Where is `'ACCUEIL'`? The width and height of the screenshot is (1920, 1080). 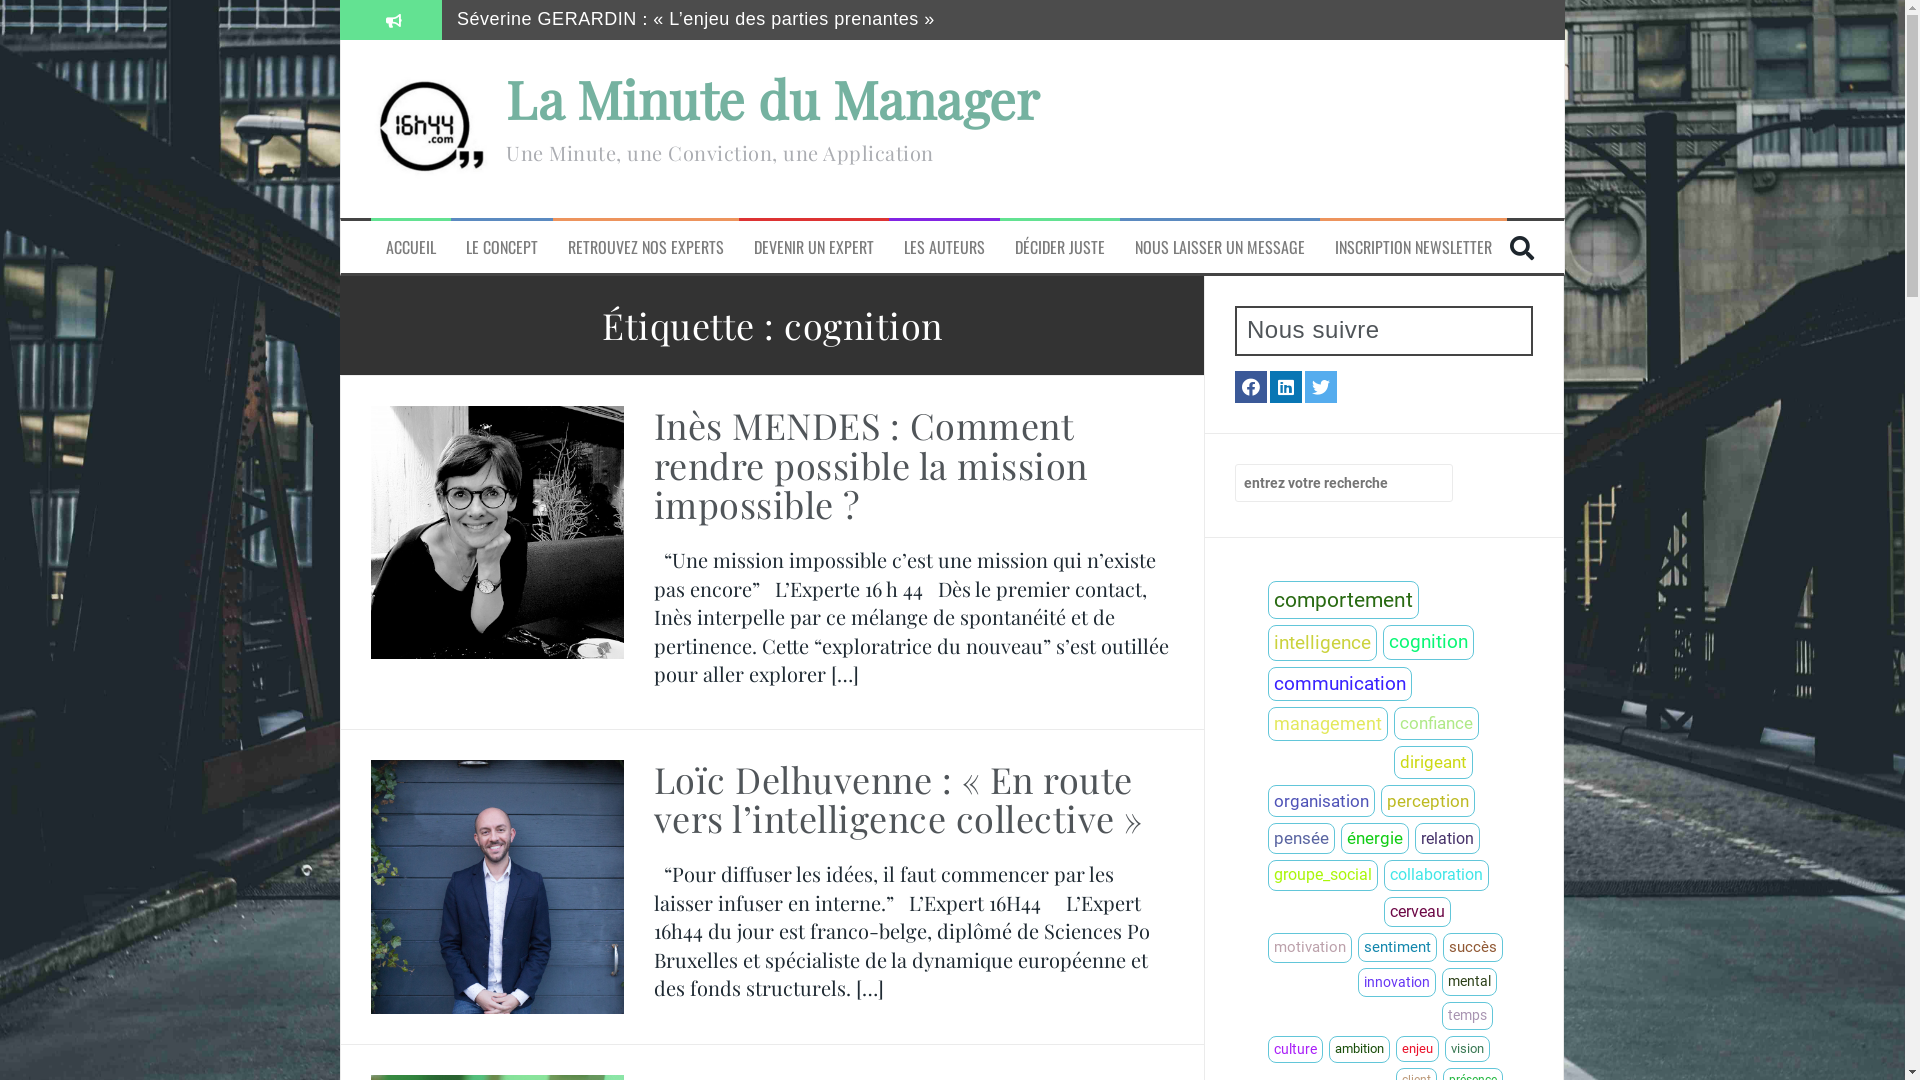 'ACCUEIL' is located at coordinates (410, 246).